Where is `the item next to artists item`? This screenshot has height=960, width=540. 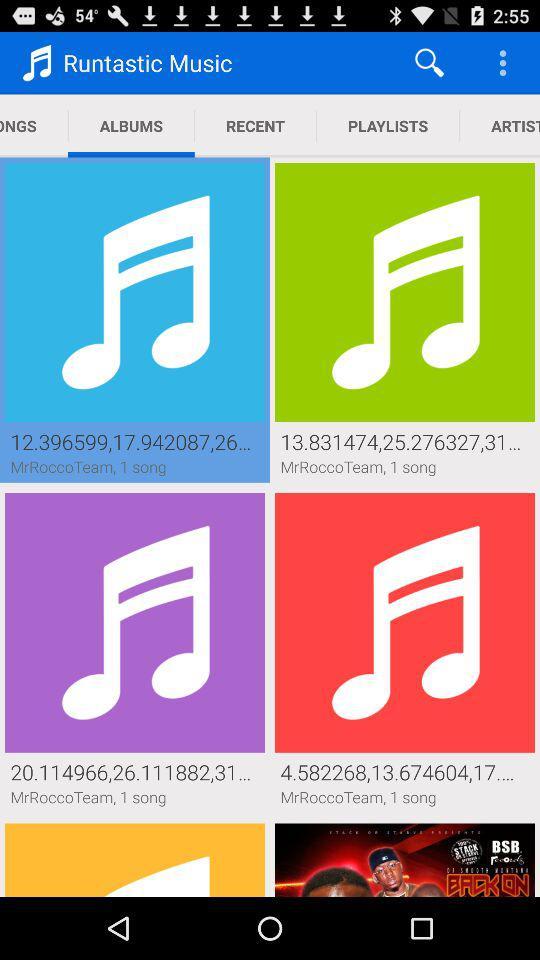
the item next to artists item is located at coordinates (388, 125).